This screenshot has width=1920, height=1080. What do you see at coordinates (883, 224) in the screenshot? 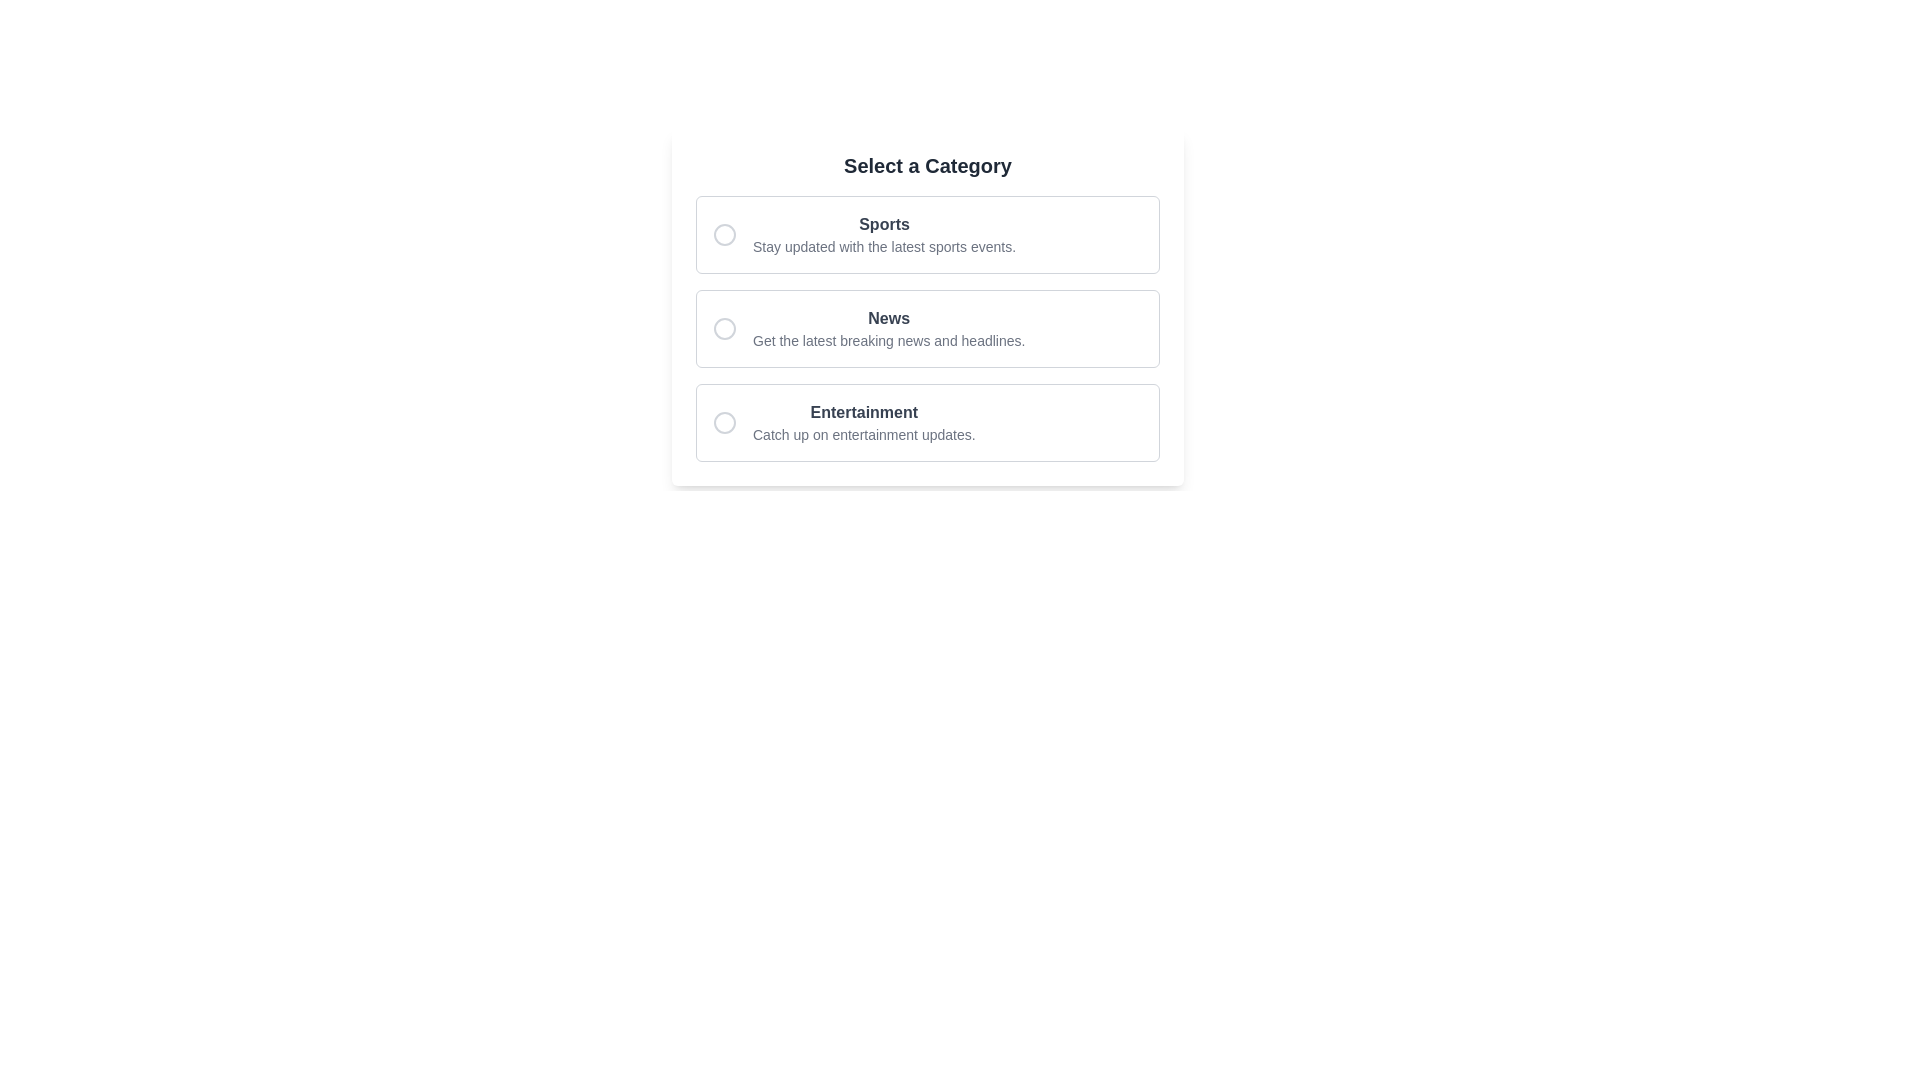
I see `the static text label that serves as the title for the 'Sports' category, which is positioned above the description text 'Stay updated with the latest sports events.'` at bounding box center [883, 224].